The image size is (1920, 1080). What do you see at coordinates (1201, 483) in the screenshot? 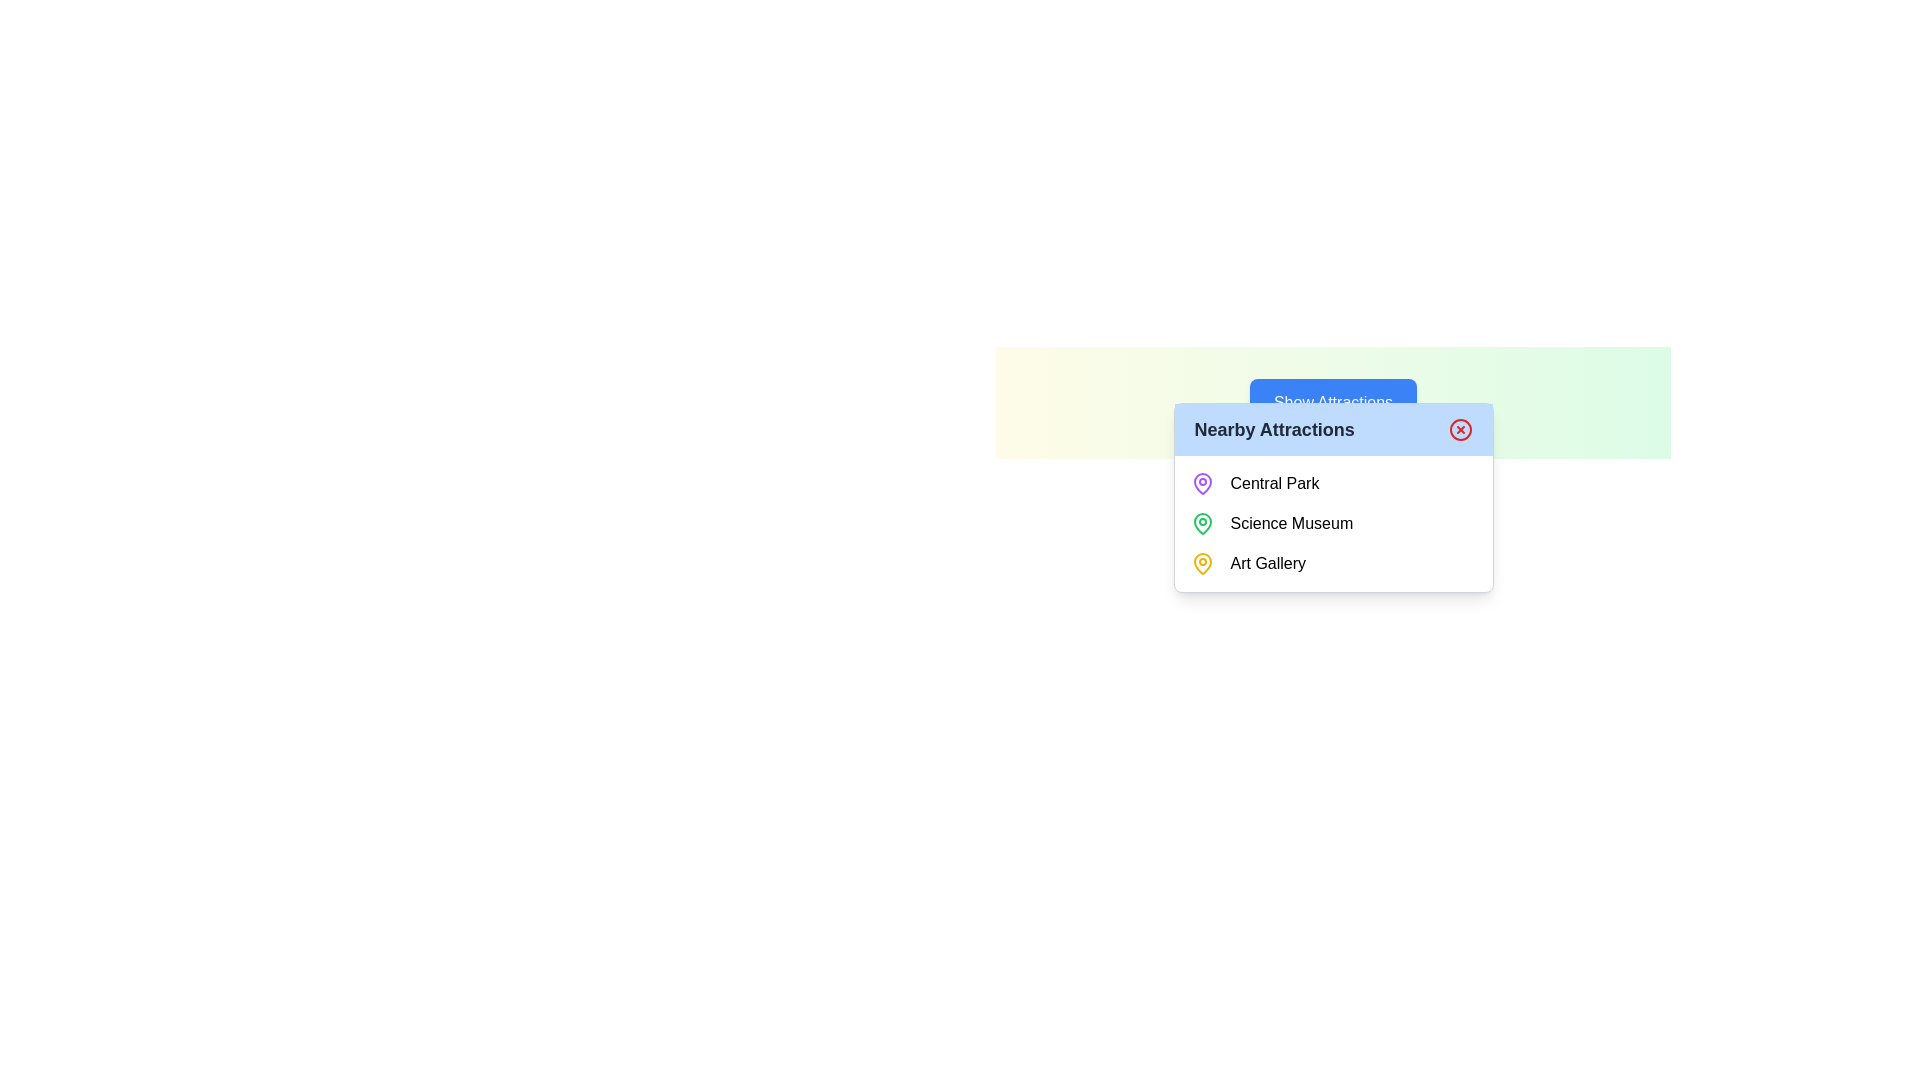
I see `visual design of the purple map pin icon located to the left of the text 'Central Park' in the 'Nearby Attractions' list` at bounding box center [1201, 483].